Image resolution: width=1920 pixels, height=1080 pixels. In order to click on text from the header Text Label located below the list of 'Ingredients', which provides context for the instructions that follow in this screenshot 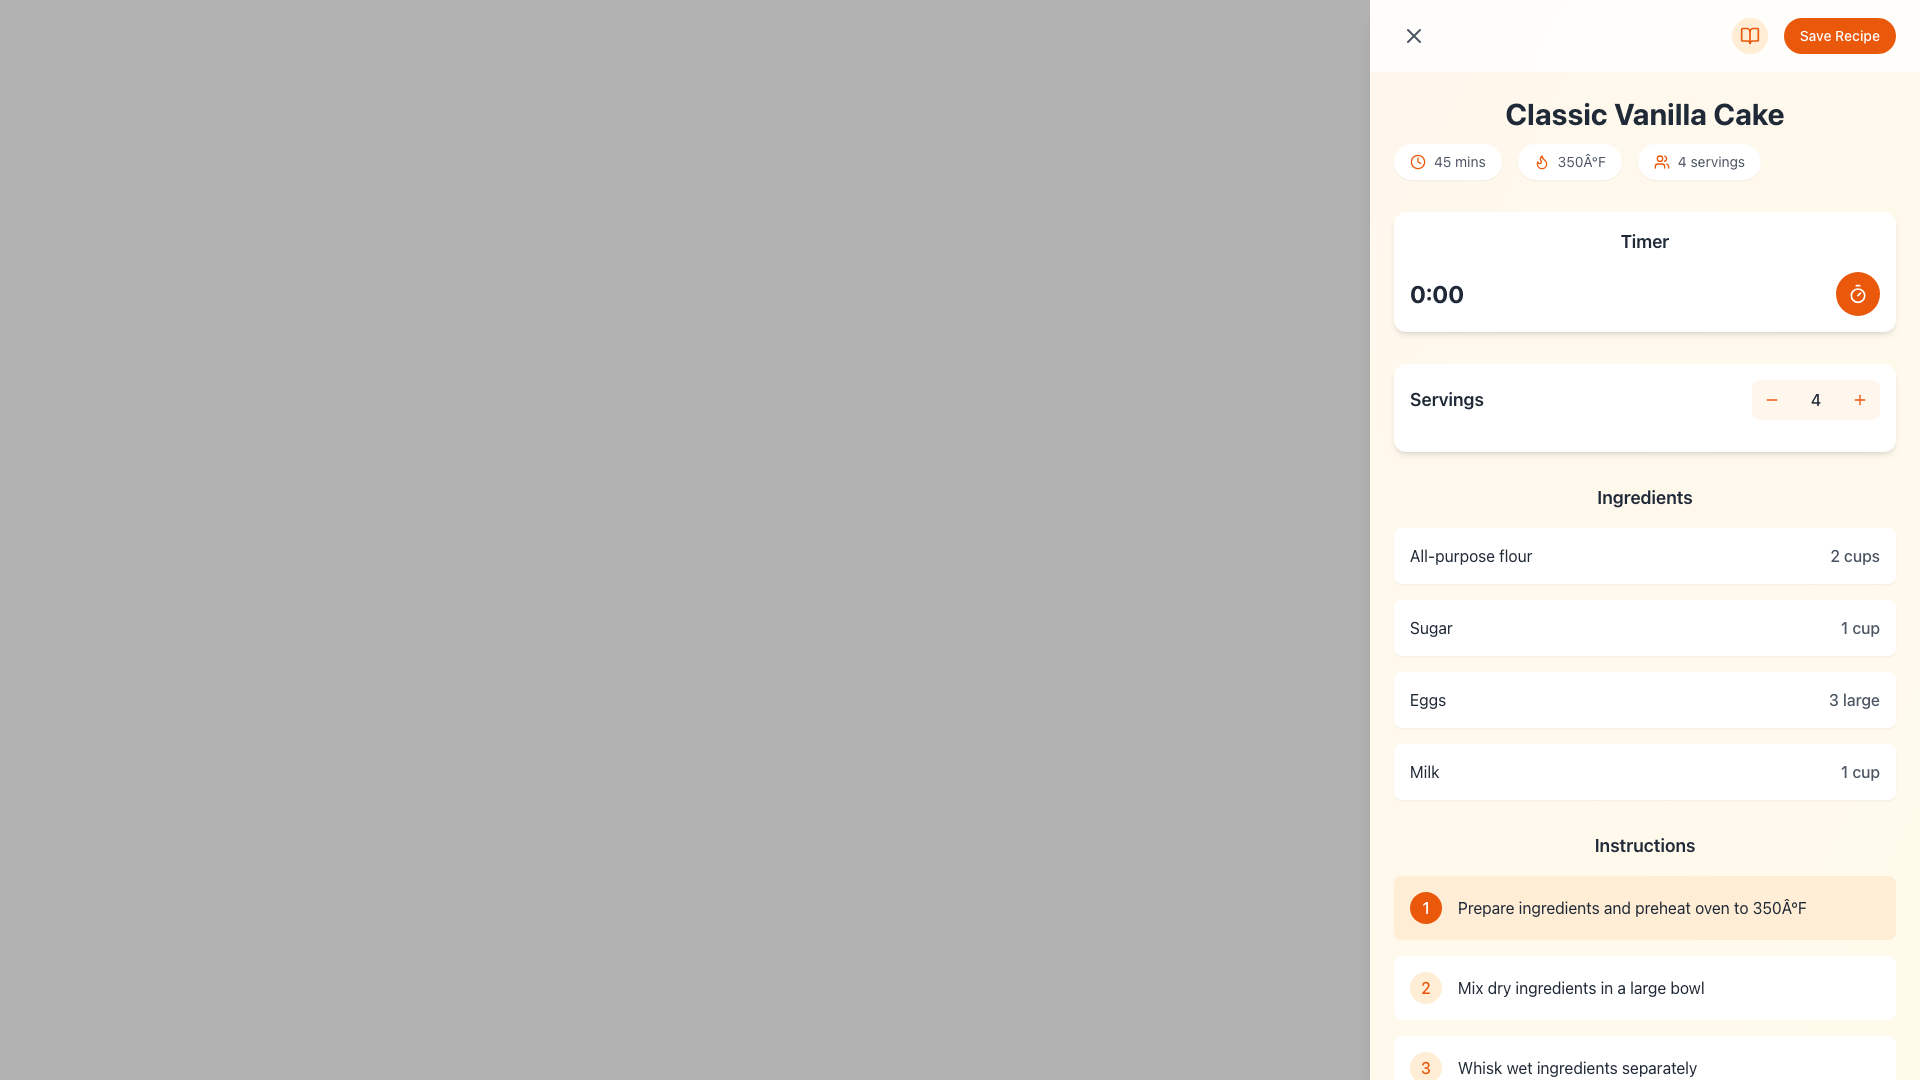, I will do `click(1645, 845)`.